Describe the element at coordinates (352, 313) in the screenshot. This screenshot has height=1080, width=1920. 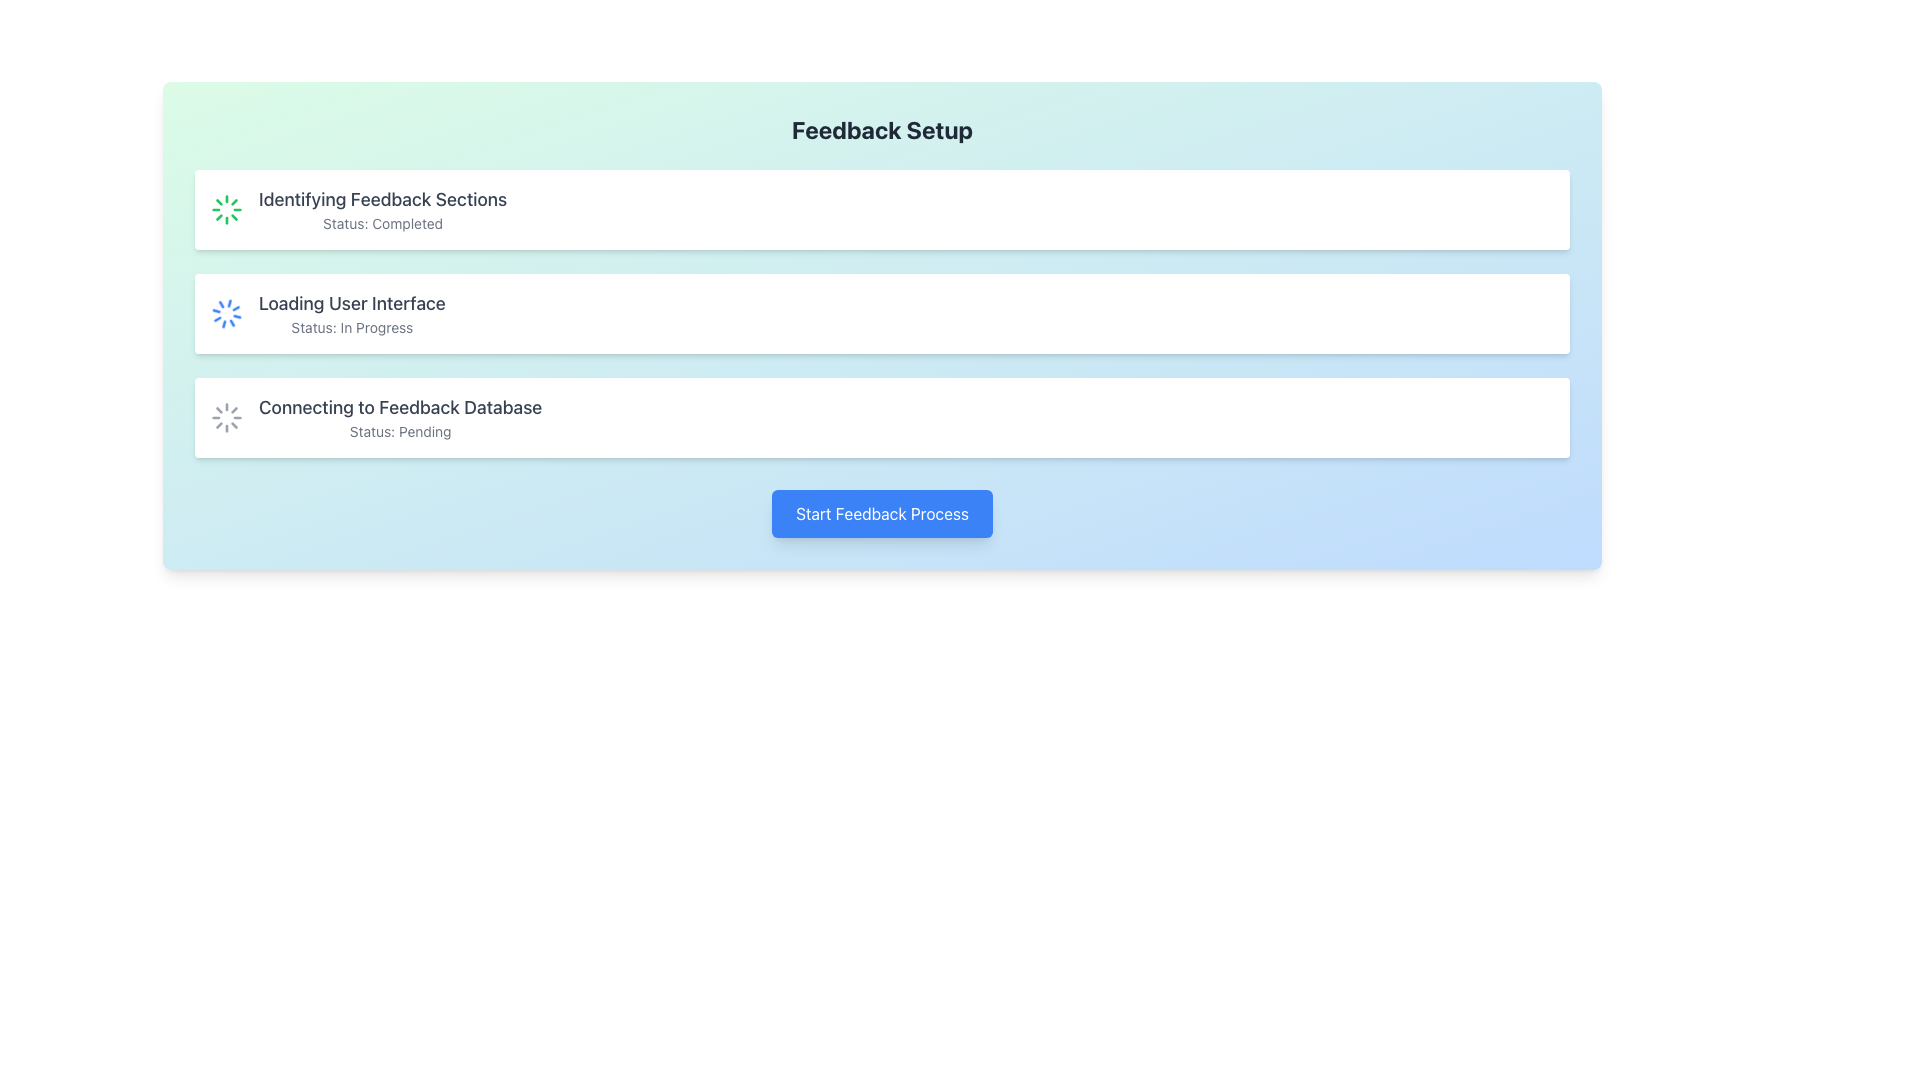
I see `the static text display that indicates 'Loading User Interface', positioned as the second item in a vertically stacked list between 'Identifying Feedback Sections' and 'Connecting to Feedback Database'` at that location.